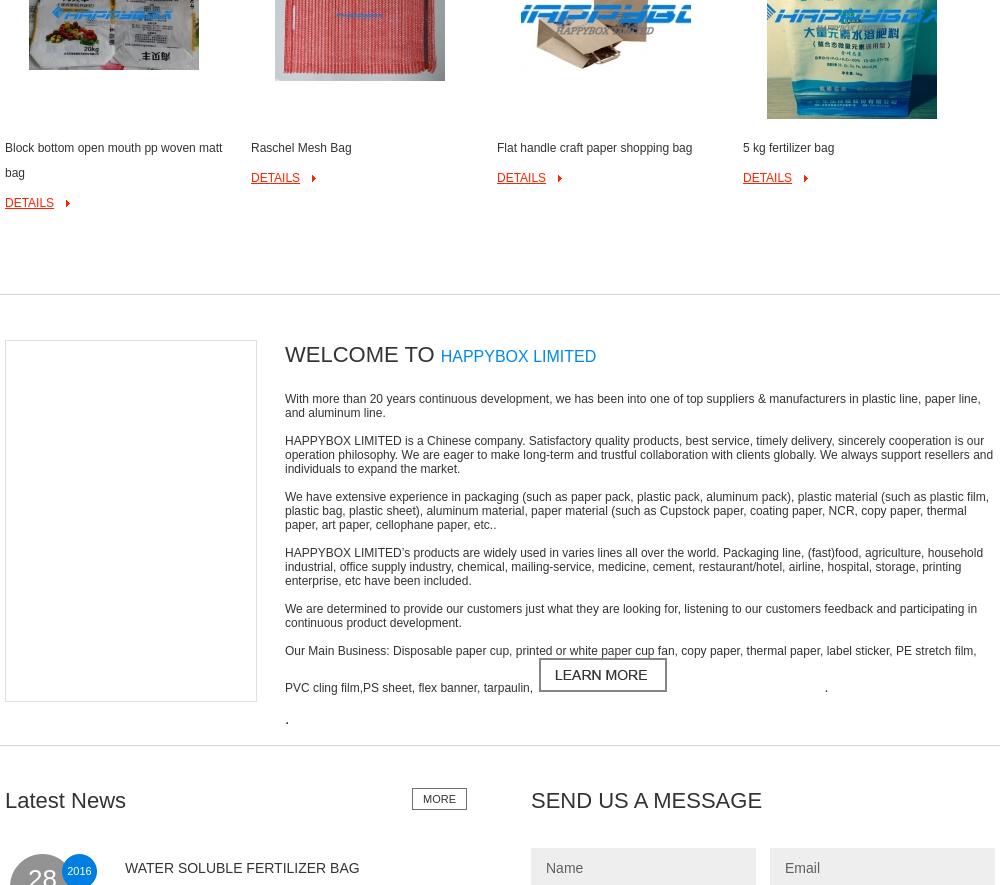 The image size is (1000, 885). What do you see at coordinates (64, 799) in the screenshot?
I see `'Latest News'` at bounding box center [64, 799].